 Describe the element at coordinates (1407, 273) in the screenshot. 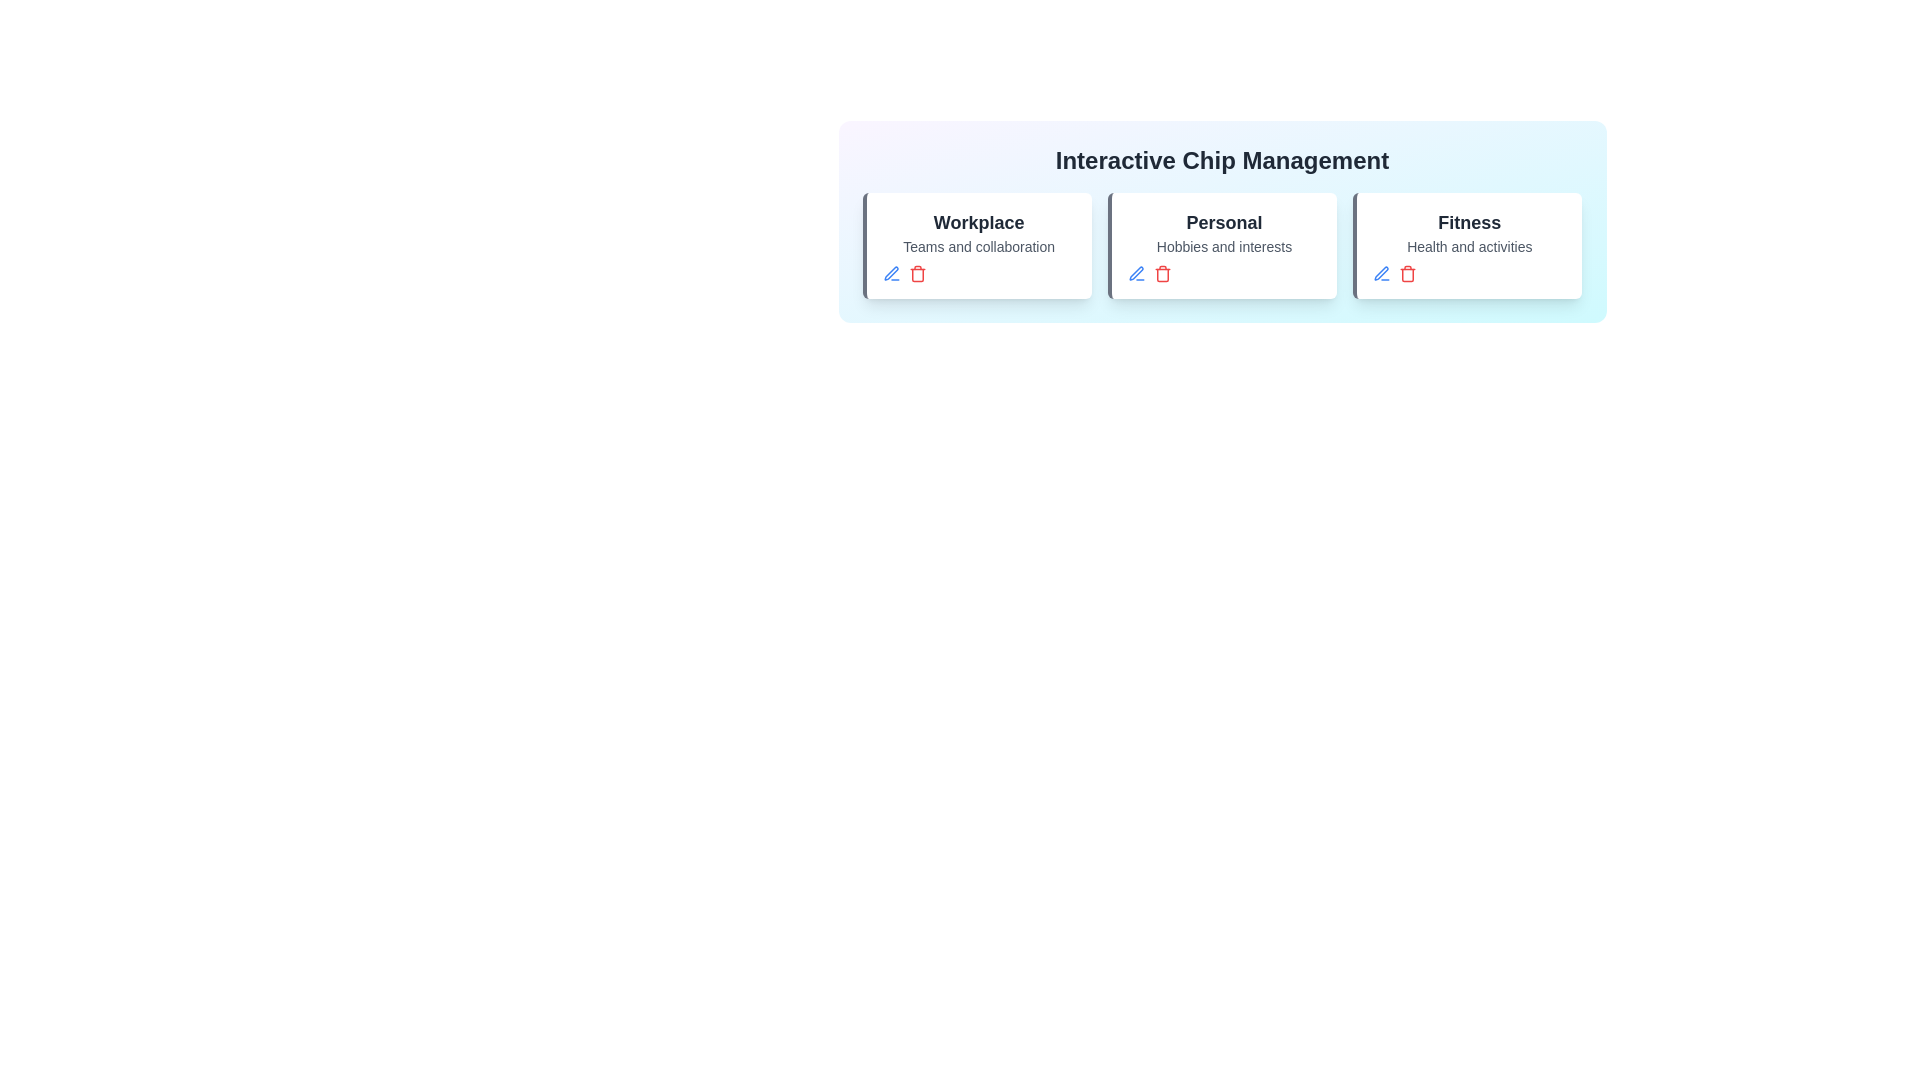

I see `'Delete' button for the chip titled 'Fitness'` at that location.